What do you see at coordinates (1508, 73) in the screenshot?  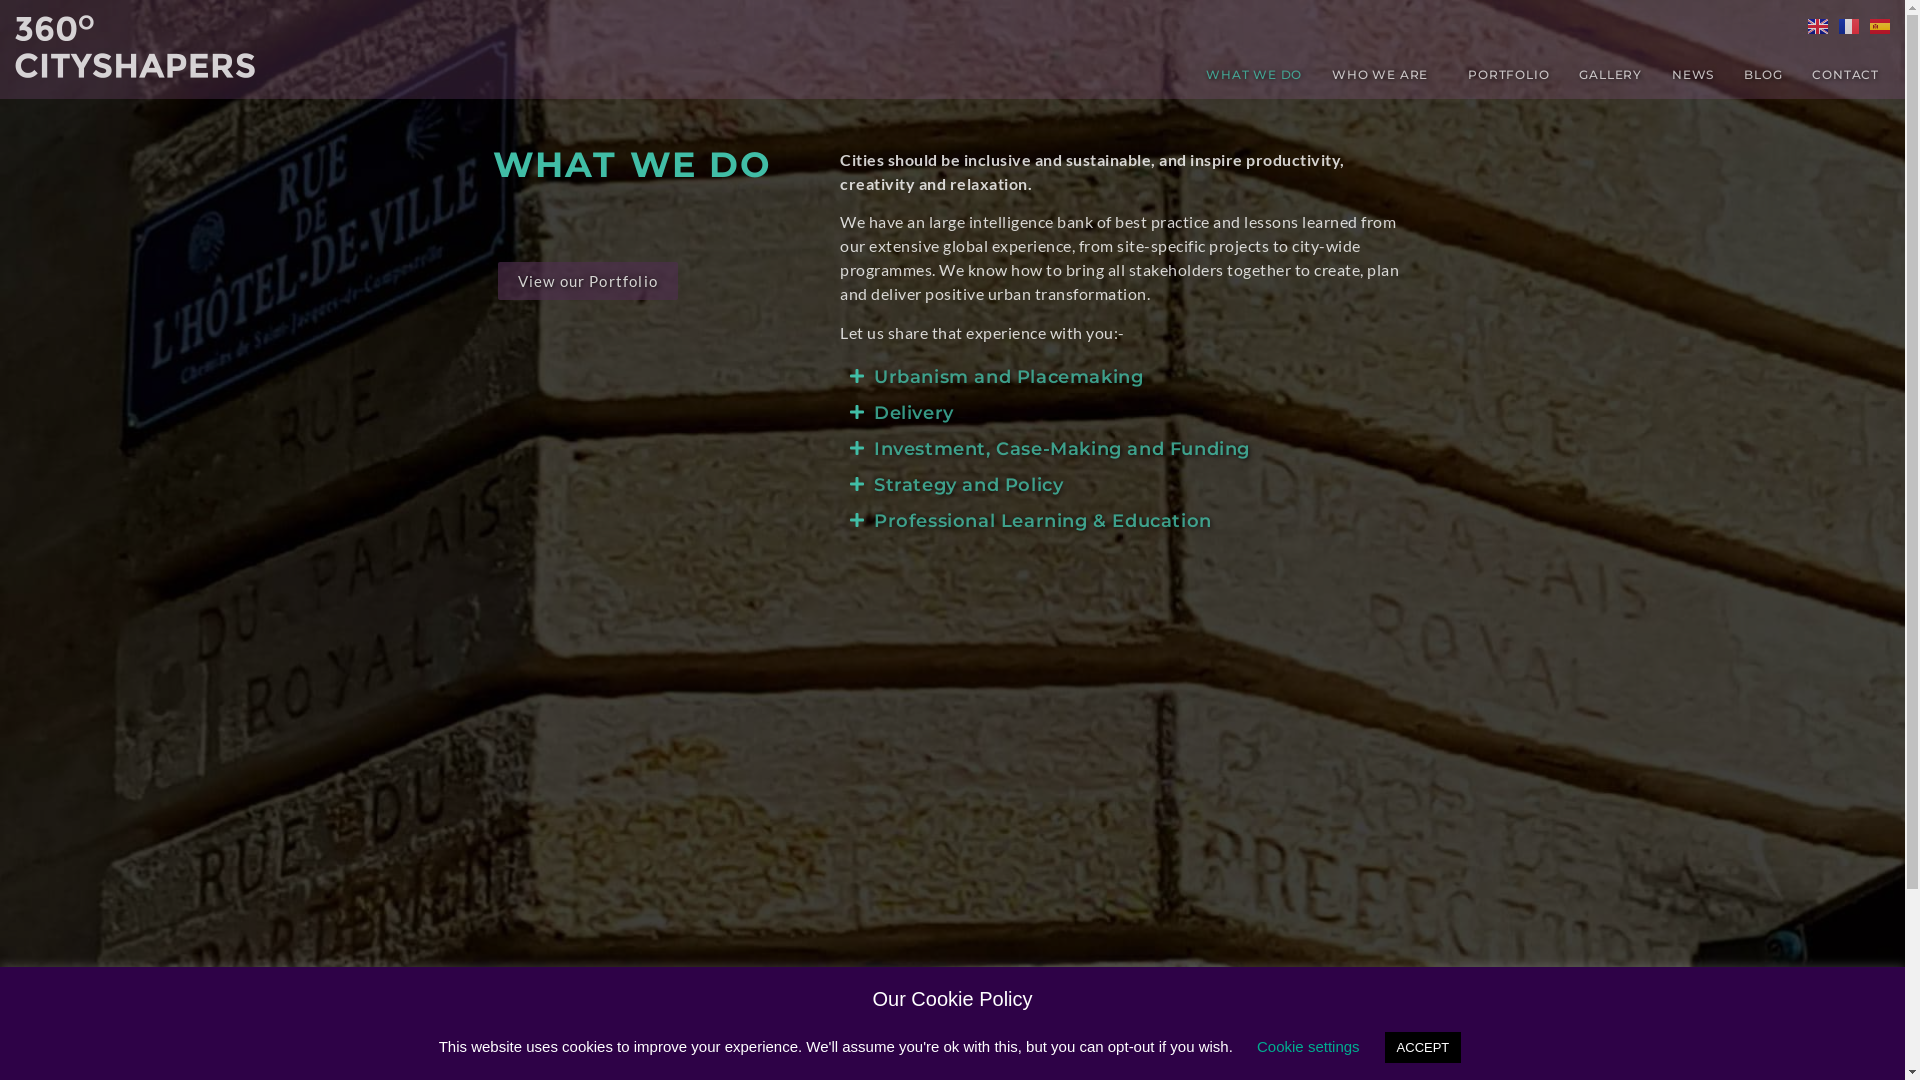 I see `'PORTFOLIO'` at bounding box center [1508, 73].